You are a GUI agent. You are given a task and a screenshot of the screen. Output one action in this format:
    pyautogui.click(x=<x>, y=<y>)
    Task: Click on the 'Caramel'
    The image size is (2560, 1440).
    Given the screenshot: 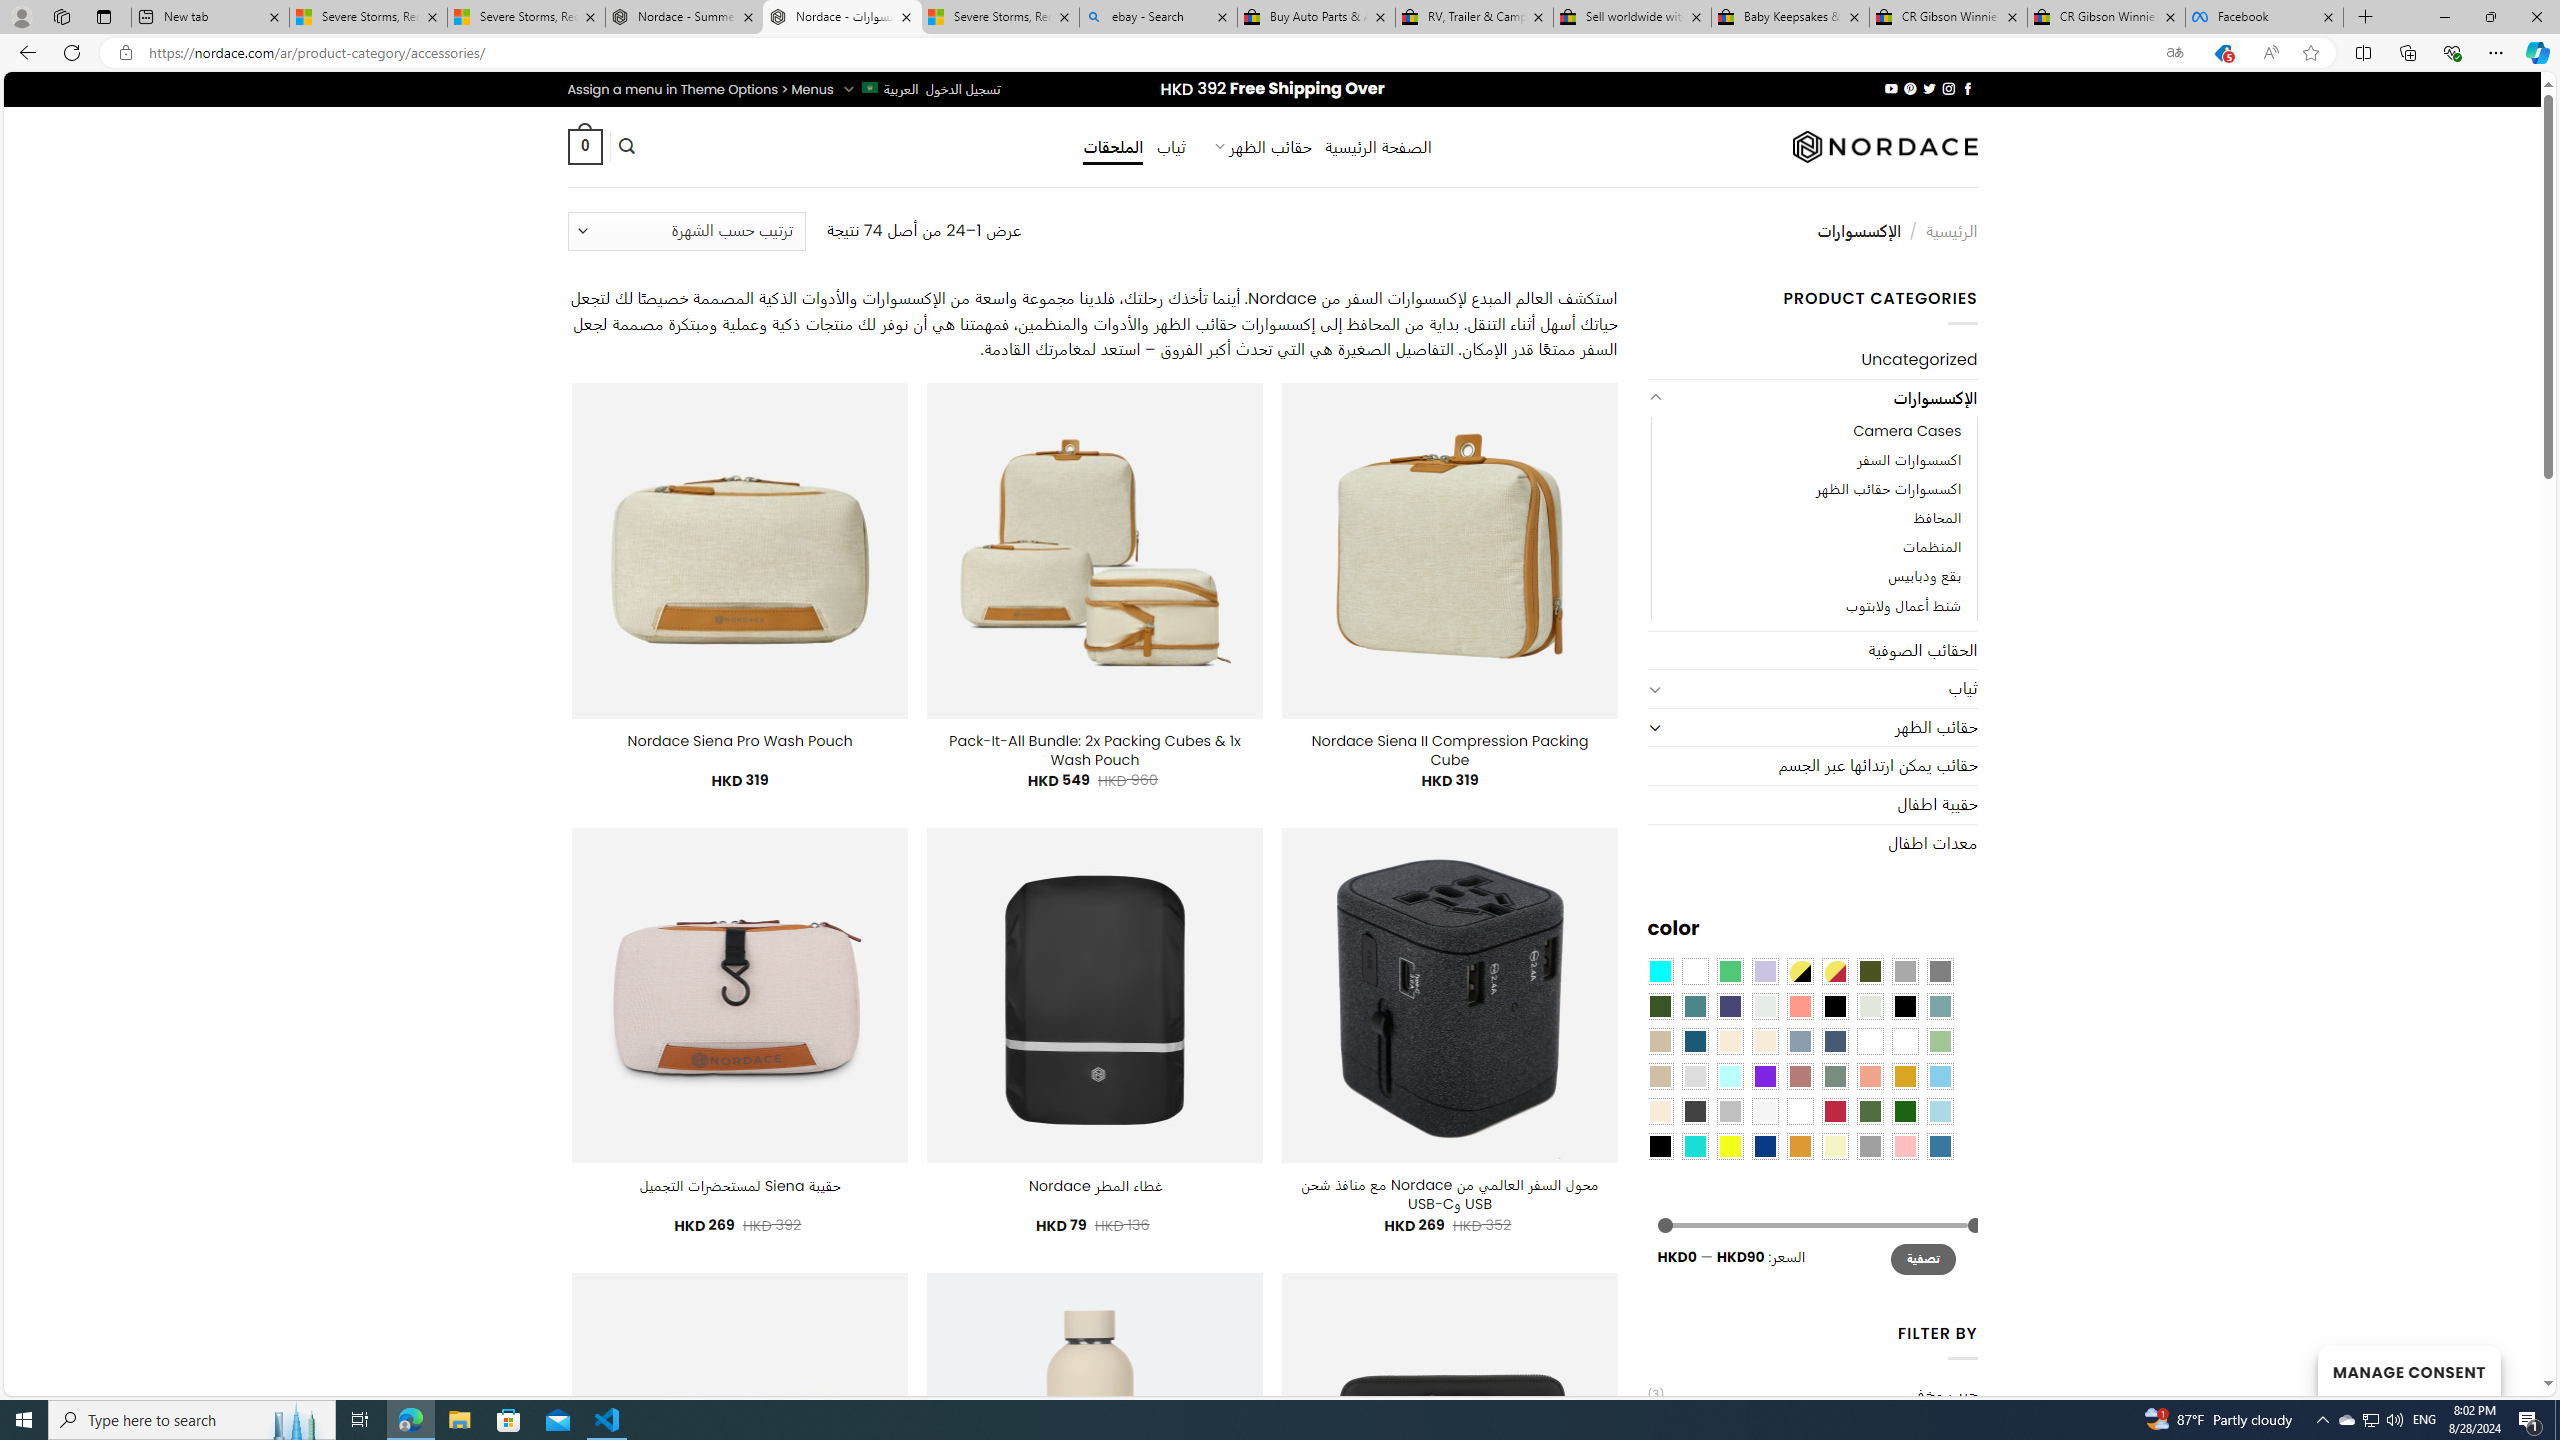 What is the action you would take?
    pyautogui.click(x=1729, y=1041)
    